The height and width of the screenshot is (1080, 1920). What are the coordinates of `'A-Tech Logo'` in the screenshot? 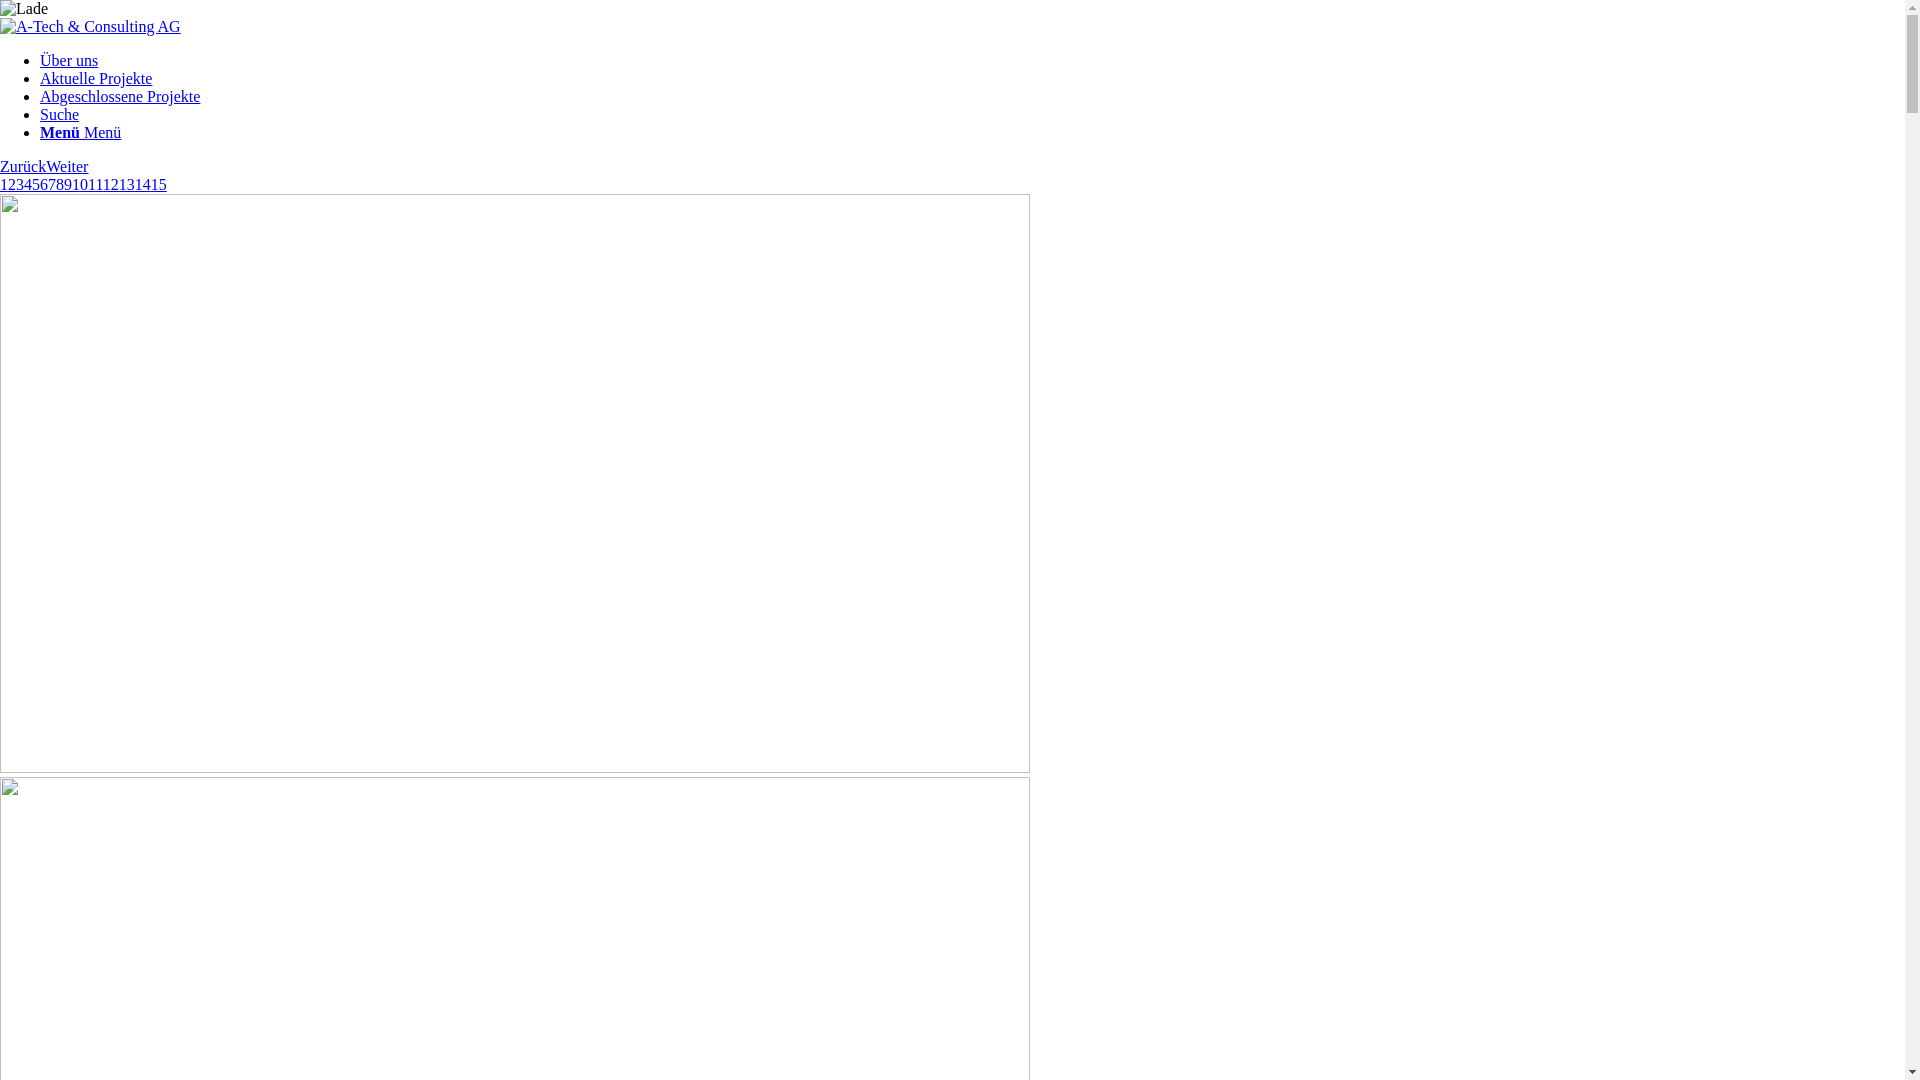 It's located at (89, 27).